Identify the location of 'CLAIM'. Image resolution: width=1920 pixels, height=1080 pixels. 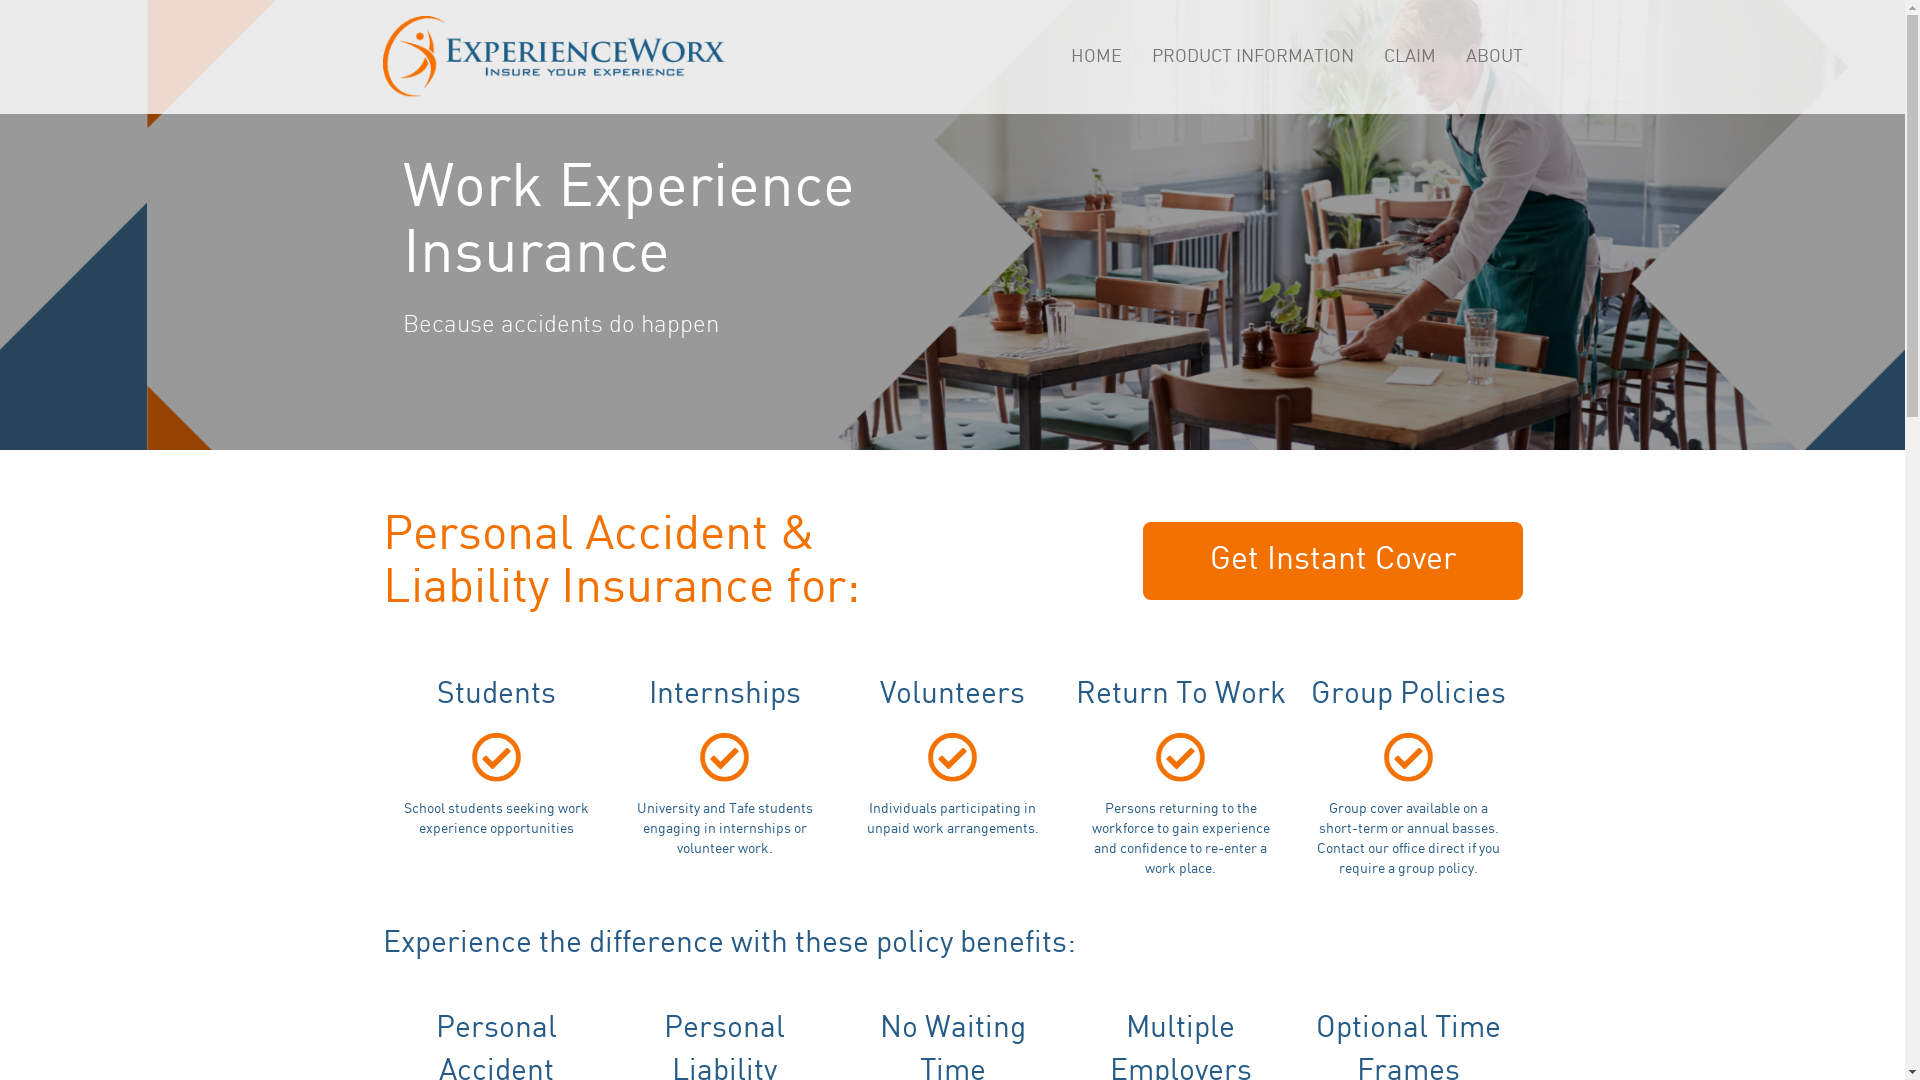
(1408, 56).